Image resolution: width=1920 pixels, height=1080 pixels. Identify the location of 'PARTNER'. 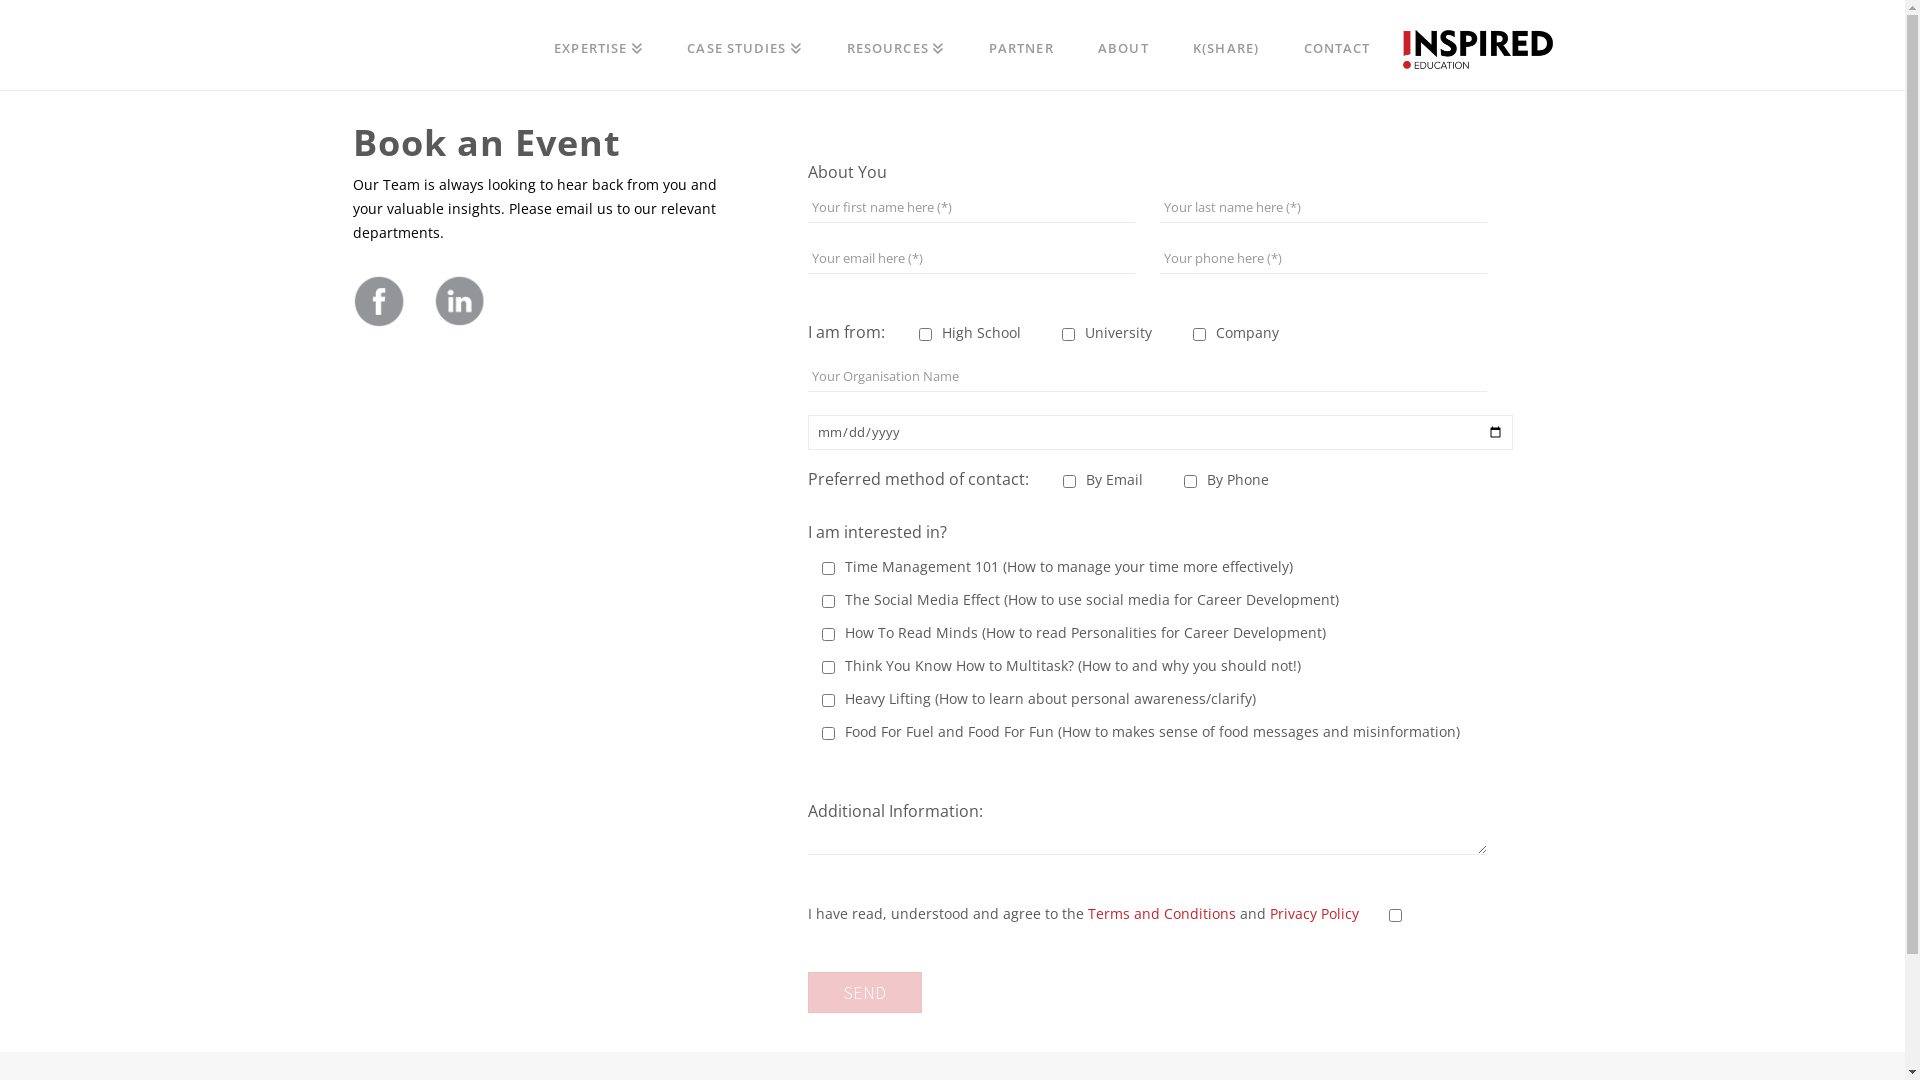
(1021, 45).